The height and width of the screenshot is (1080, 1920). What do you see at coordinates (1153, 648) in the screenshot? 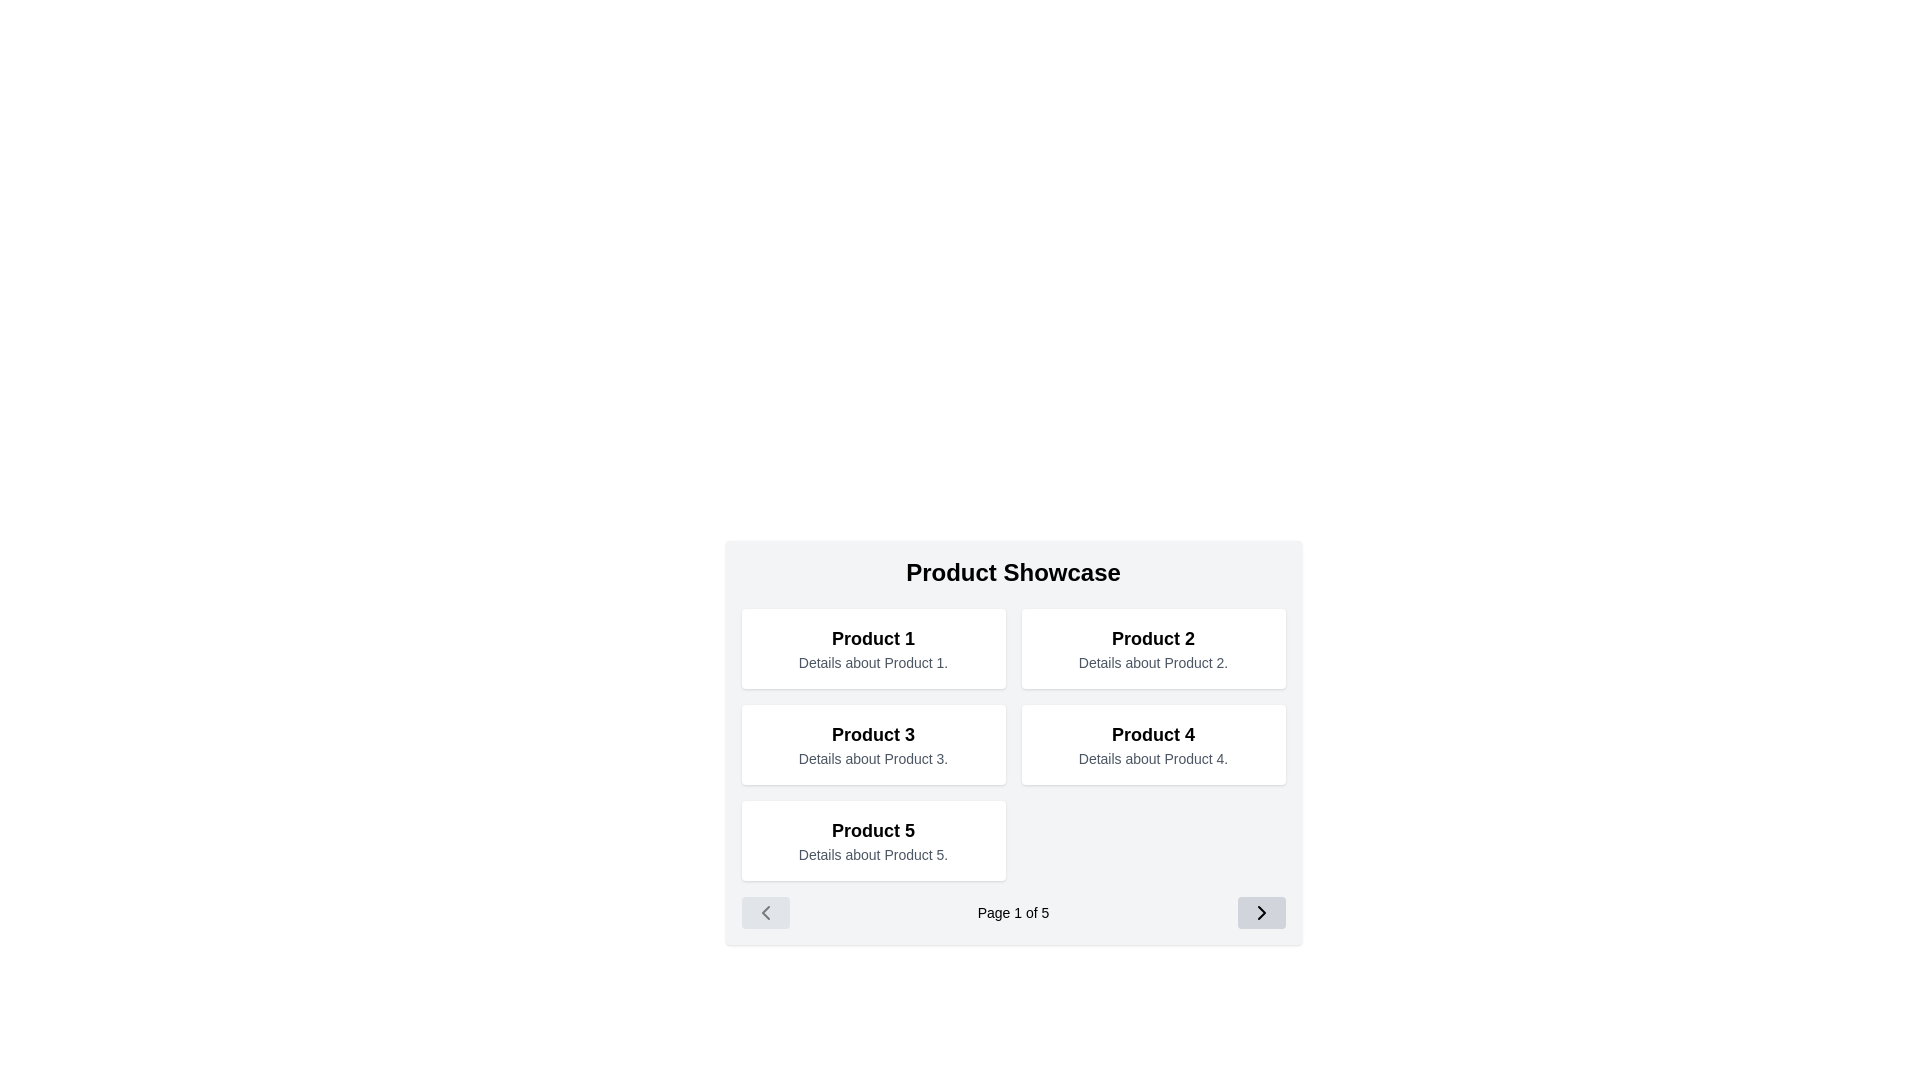
I see `the Content card displaying 'Product 2' located in the top-right corner of the grid layout` at bounding box center [1153, 648].